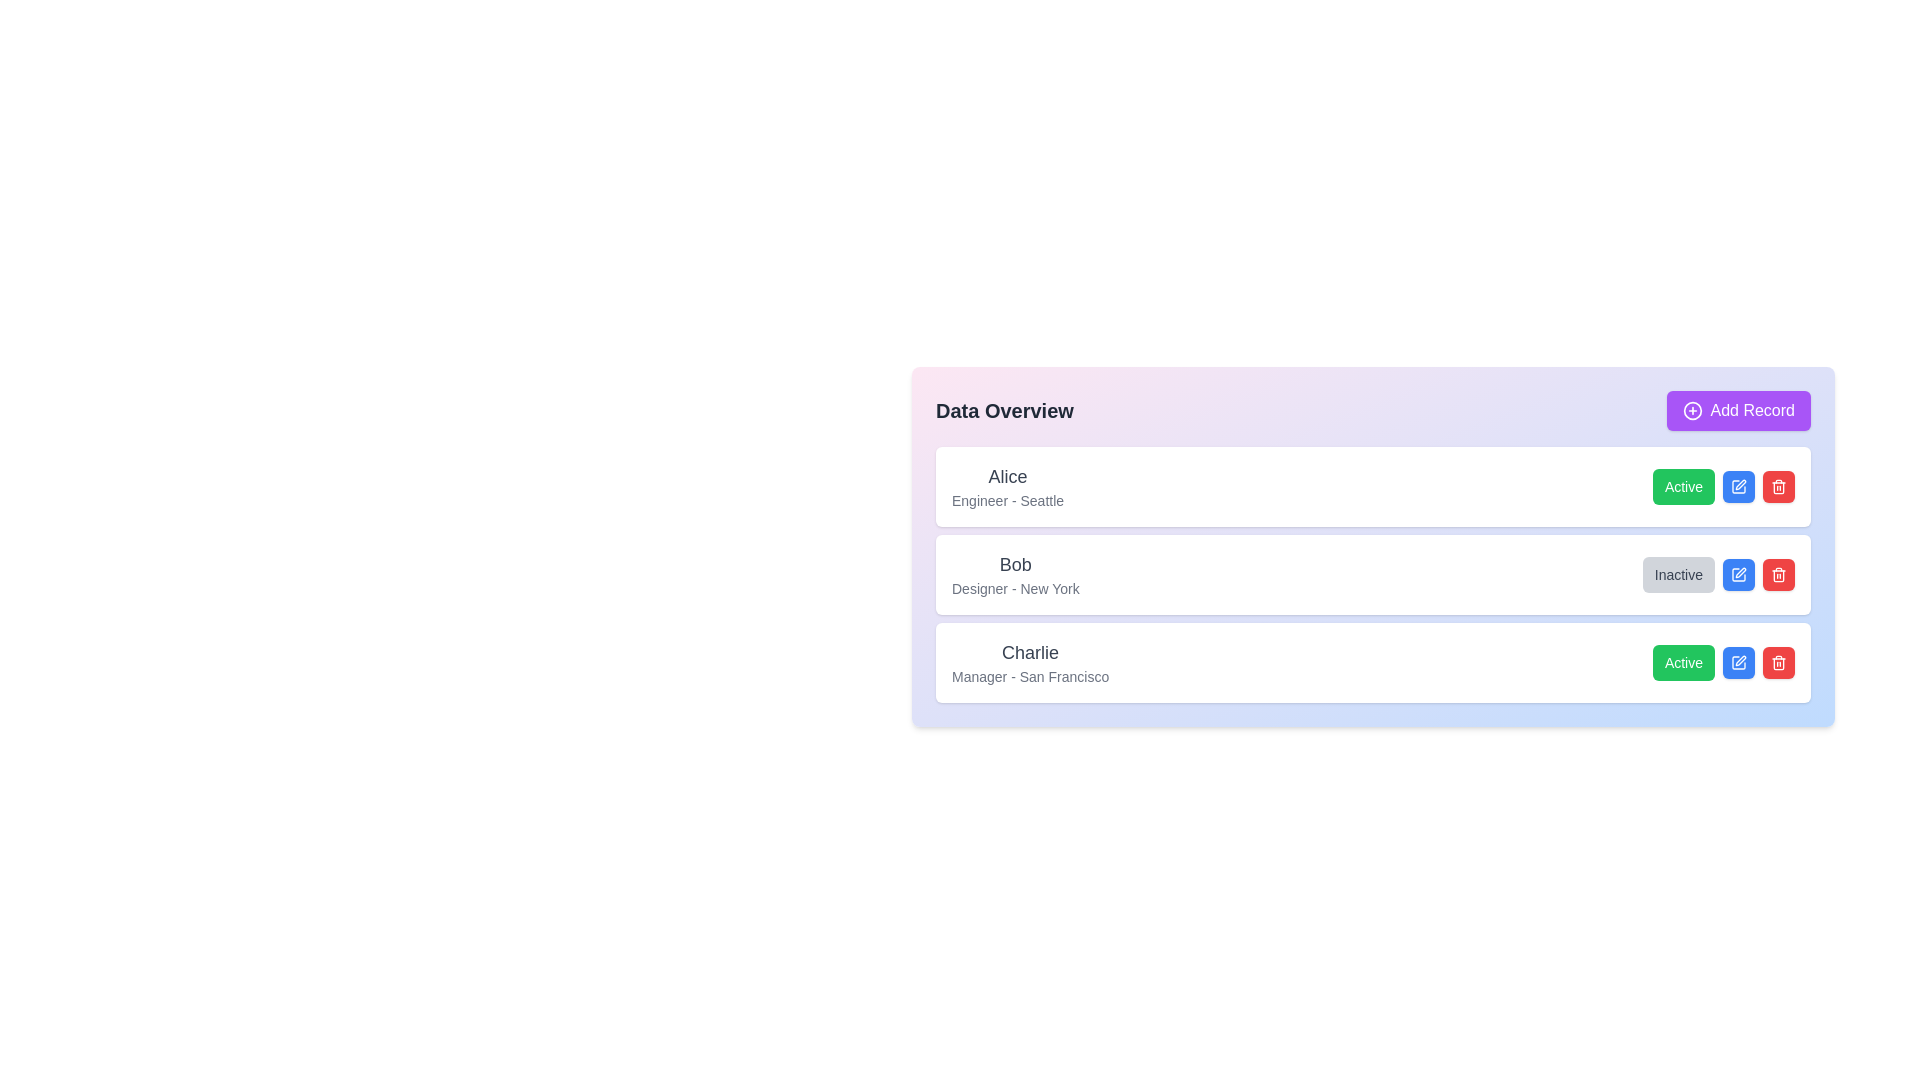  I want to click on the delete icon button for the 'Bob' user entry, which is the third control button in the rightmost section of the second row, so click(1779, 486).